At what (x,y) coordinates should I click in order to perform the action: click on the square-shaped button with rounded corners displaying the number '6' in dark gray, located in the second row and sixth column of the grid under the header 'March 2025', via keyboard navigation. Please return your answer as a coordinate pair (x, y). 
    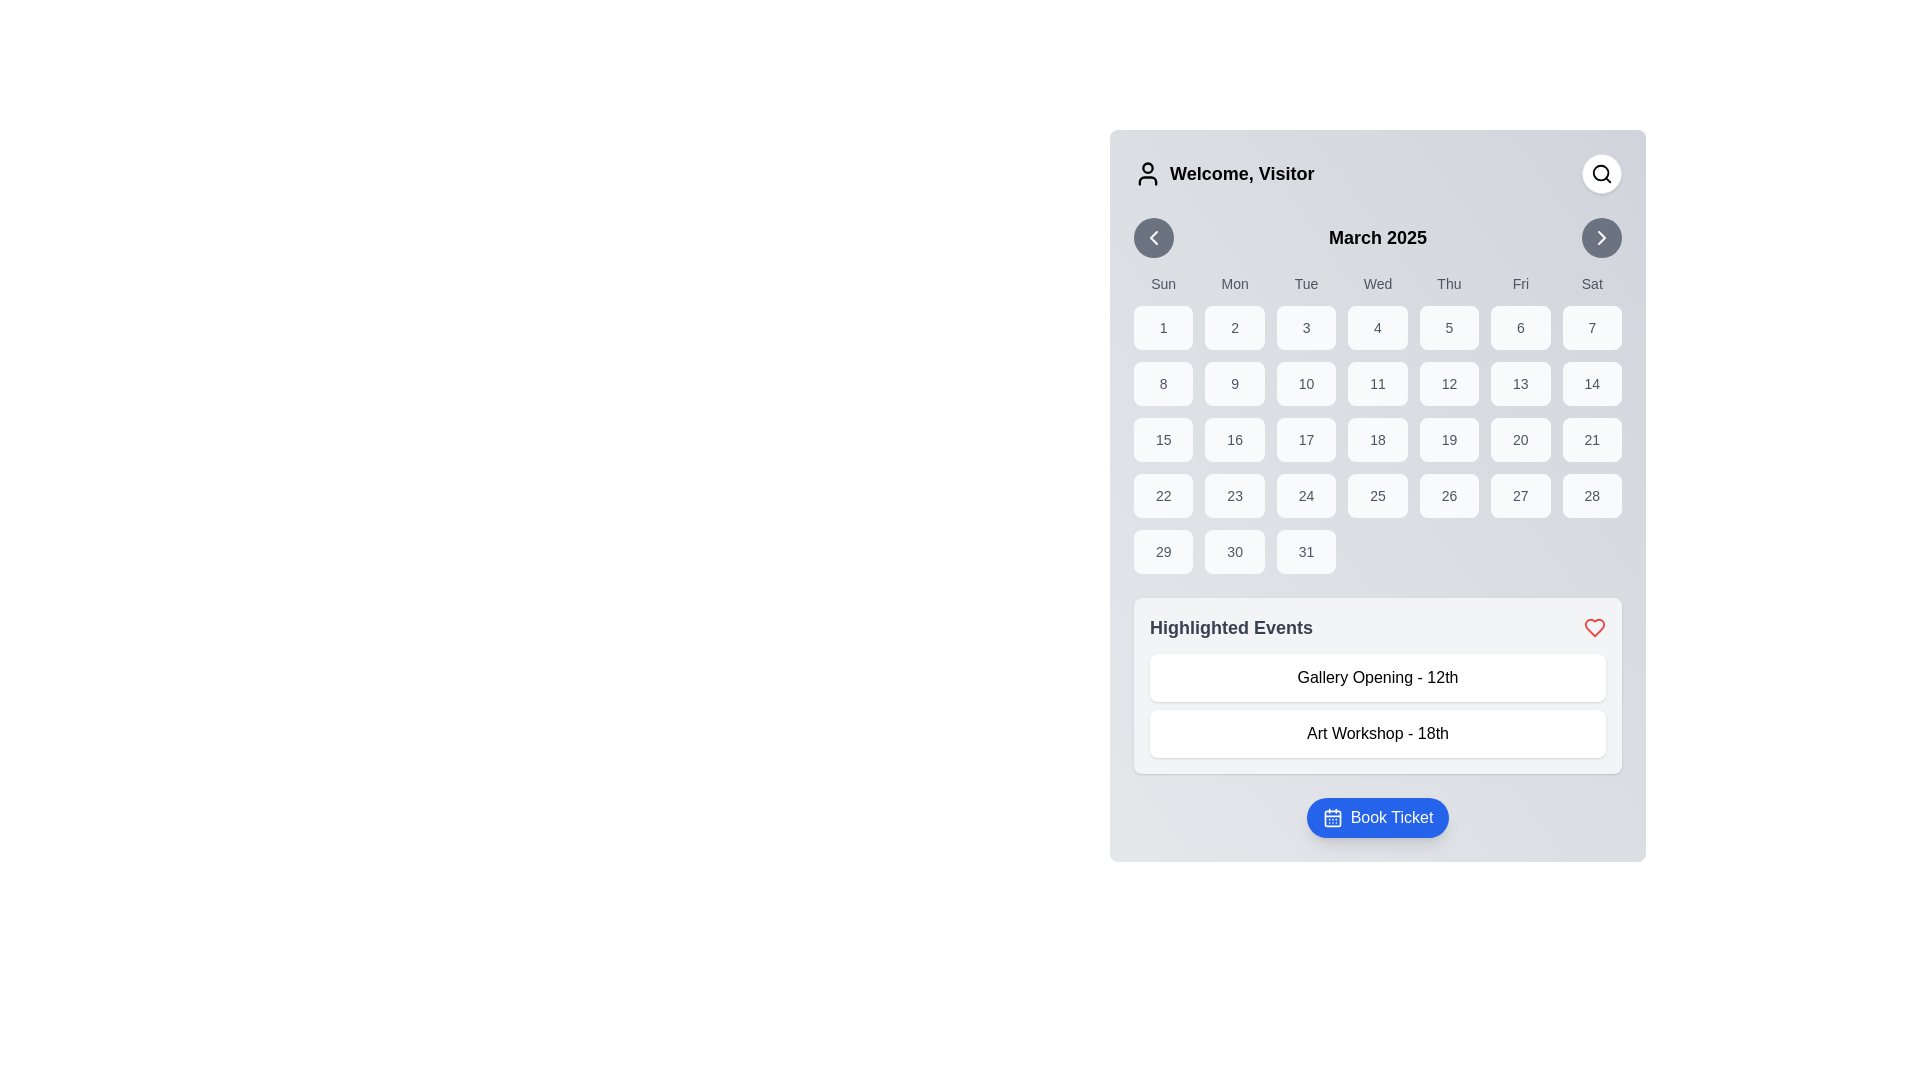
    Looking at the image, I should click on (1520, 326).